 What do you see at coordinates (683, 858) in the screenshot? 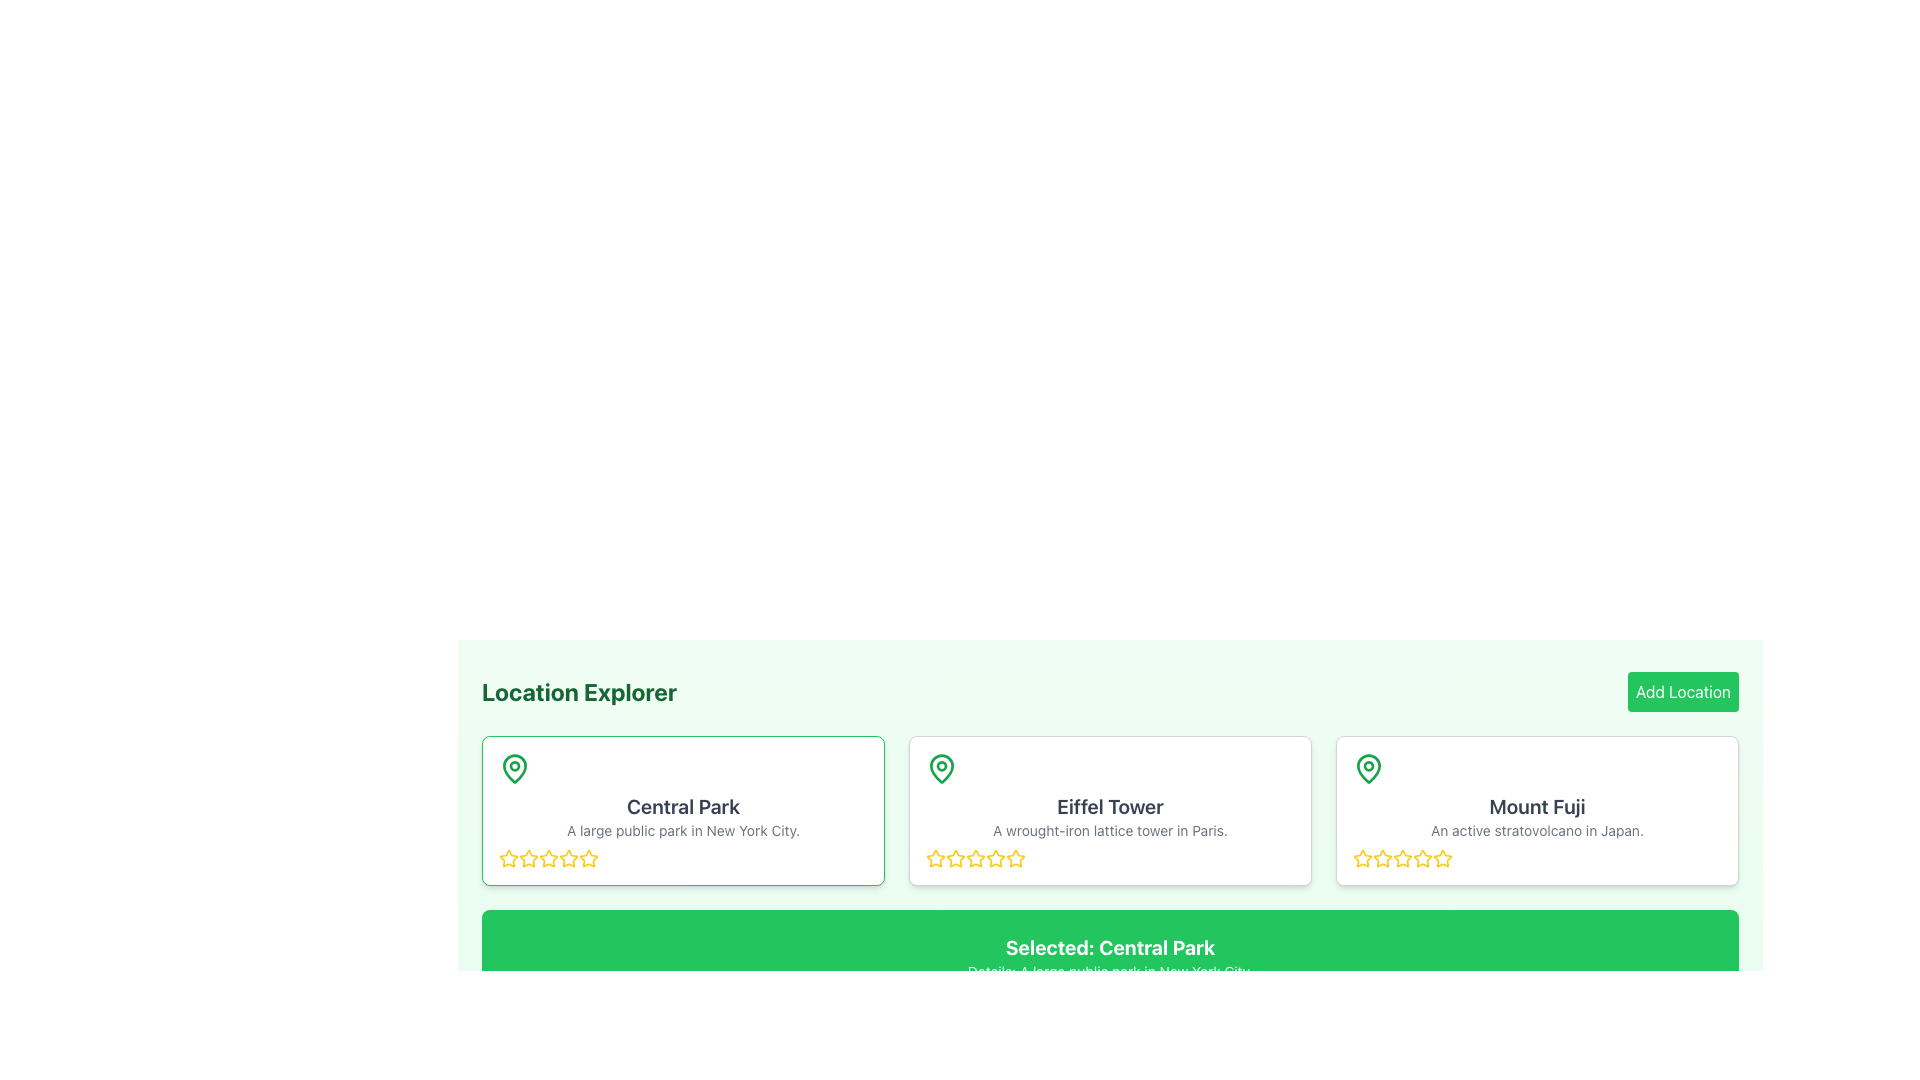
I see `the rating visually by focusing on the horizontal row of five yellow star icons located at the bottom of the panel displaying information about 'Central Park'` at bounding box center [683, 858].